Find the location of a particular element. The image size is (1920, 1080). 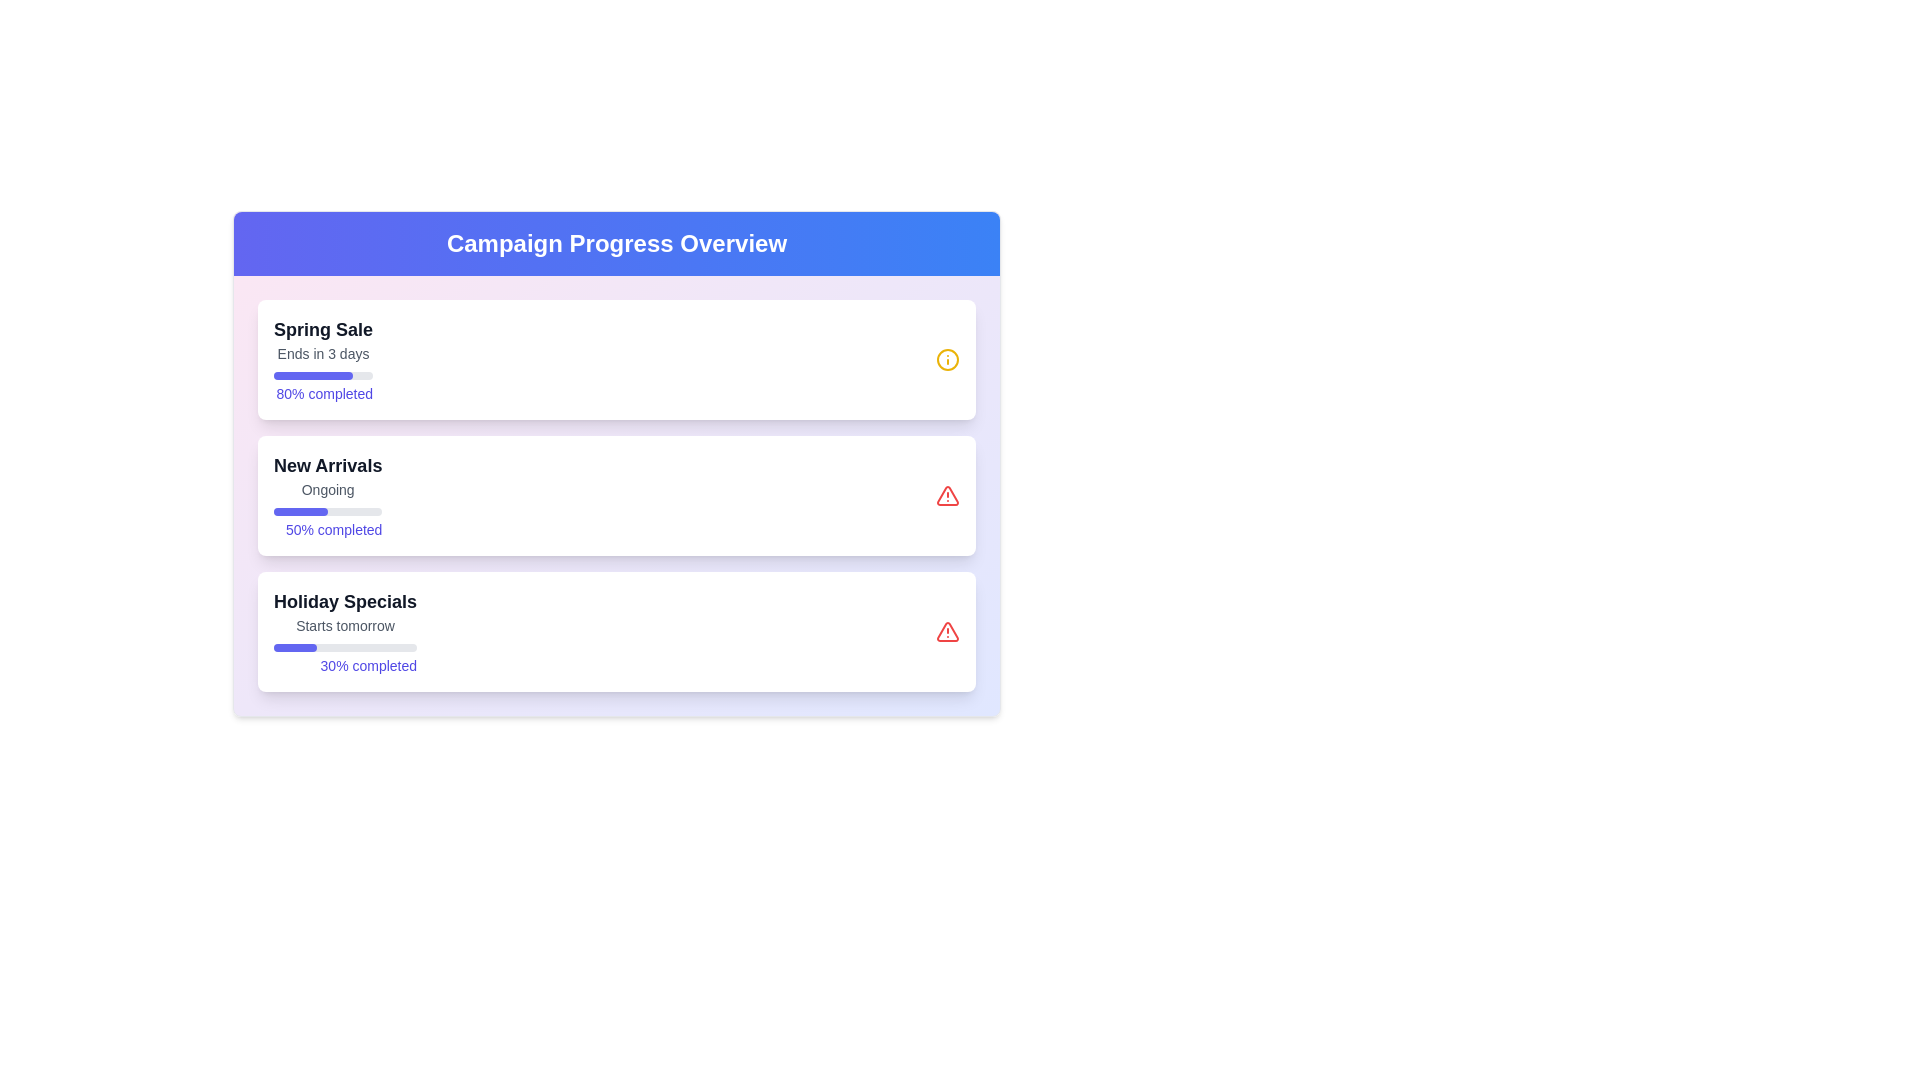

the summary card labeled 'Holiday Specials' which is the third card in a vertical stack of three cards, located at the bottom-most position is located at coordinates (616, 632).